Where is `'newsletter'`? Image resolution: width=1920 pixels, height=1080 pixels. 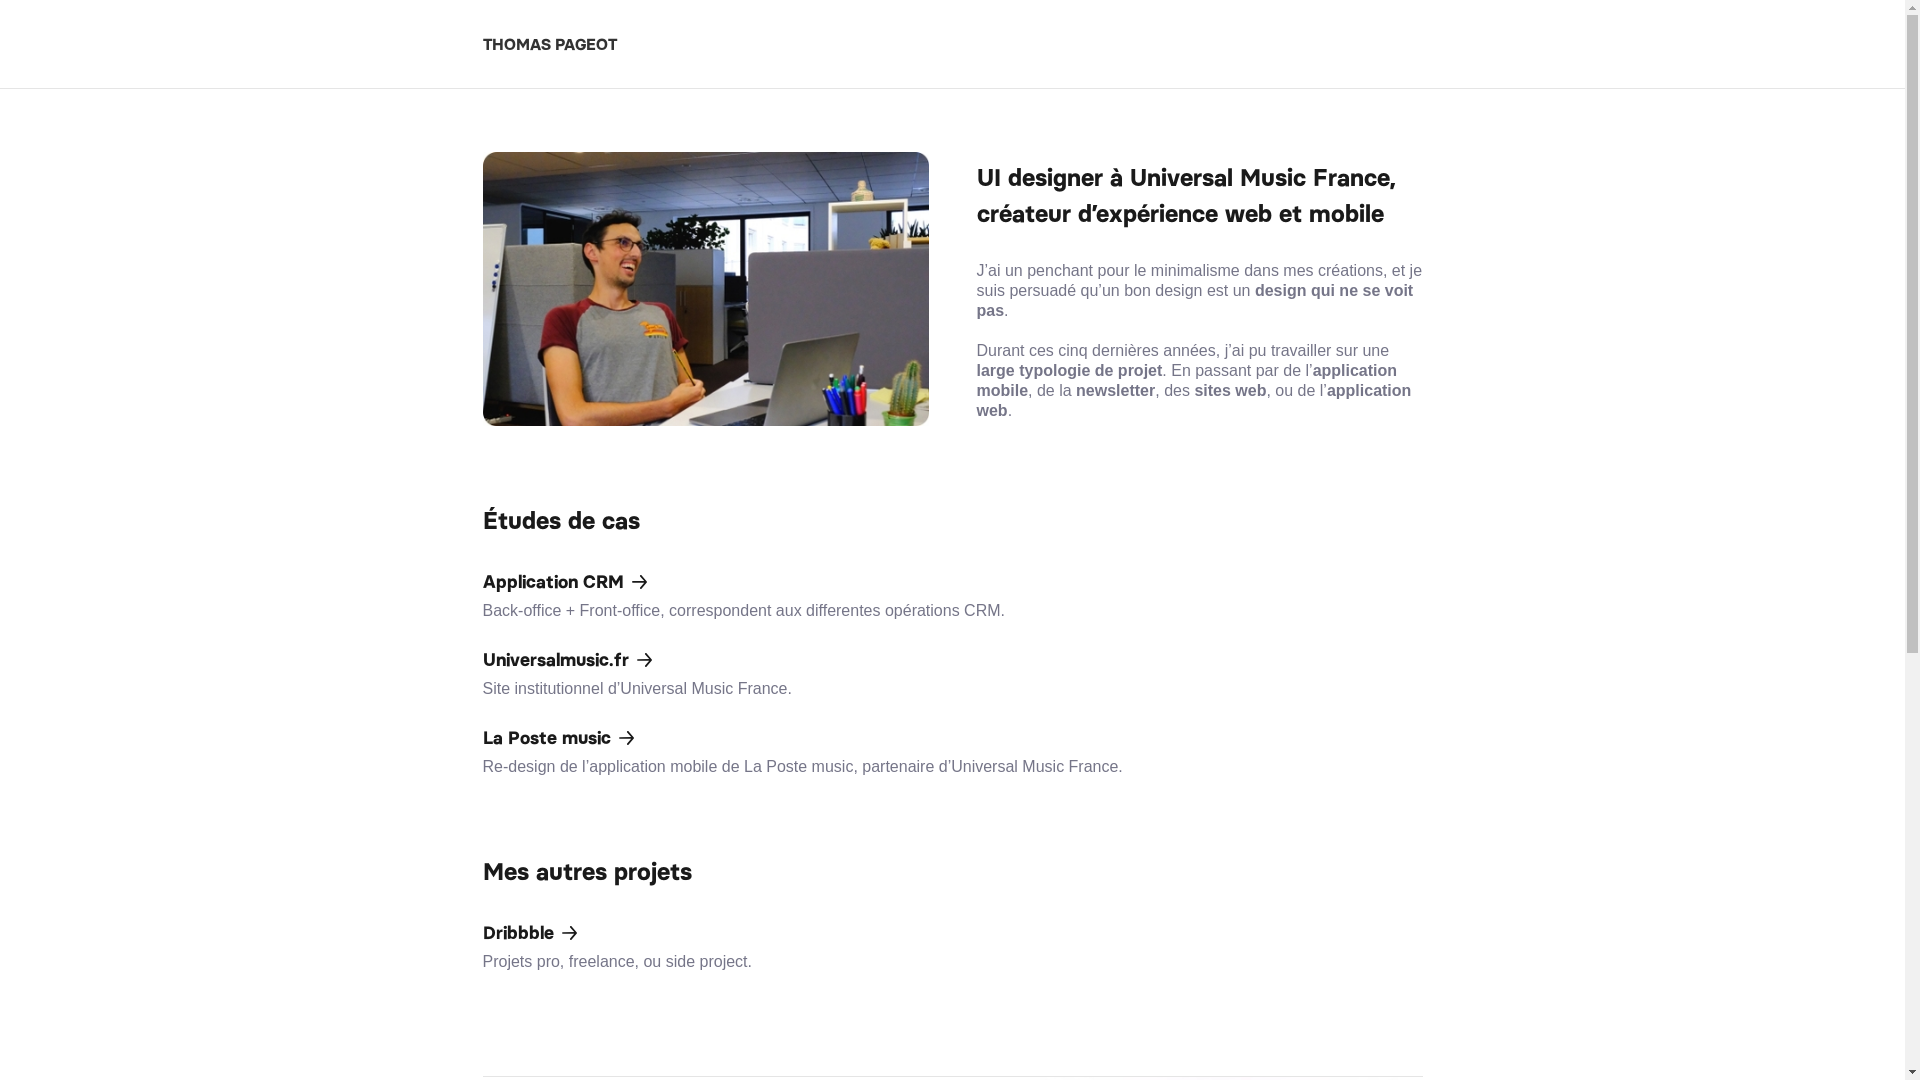 'newsletter' is located at coordinates (1074, 390).